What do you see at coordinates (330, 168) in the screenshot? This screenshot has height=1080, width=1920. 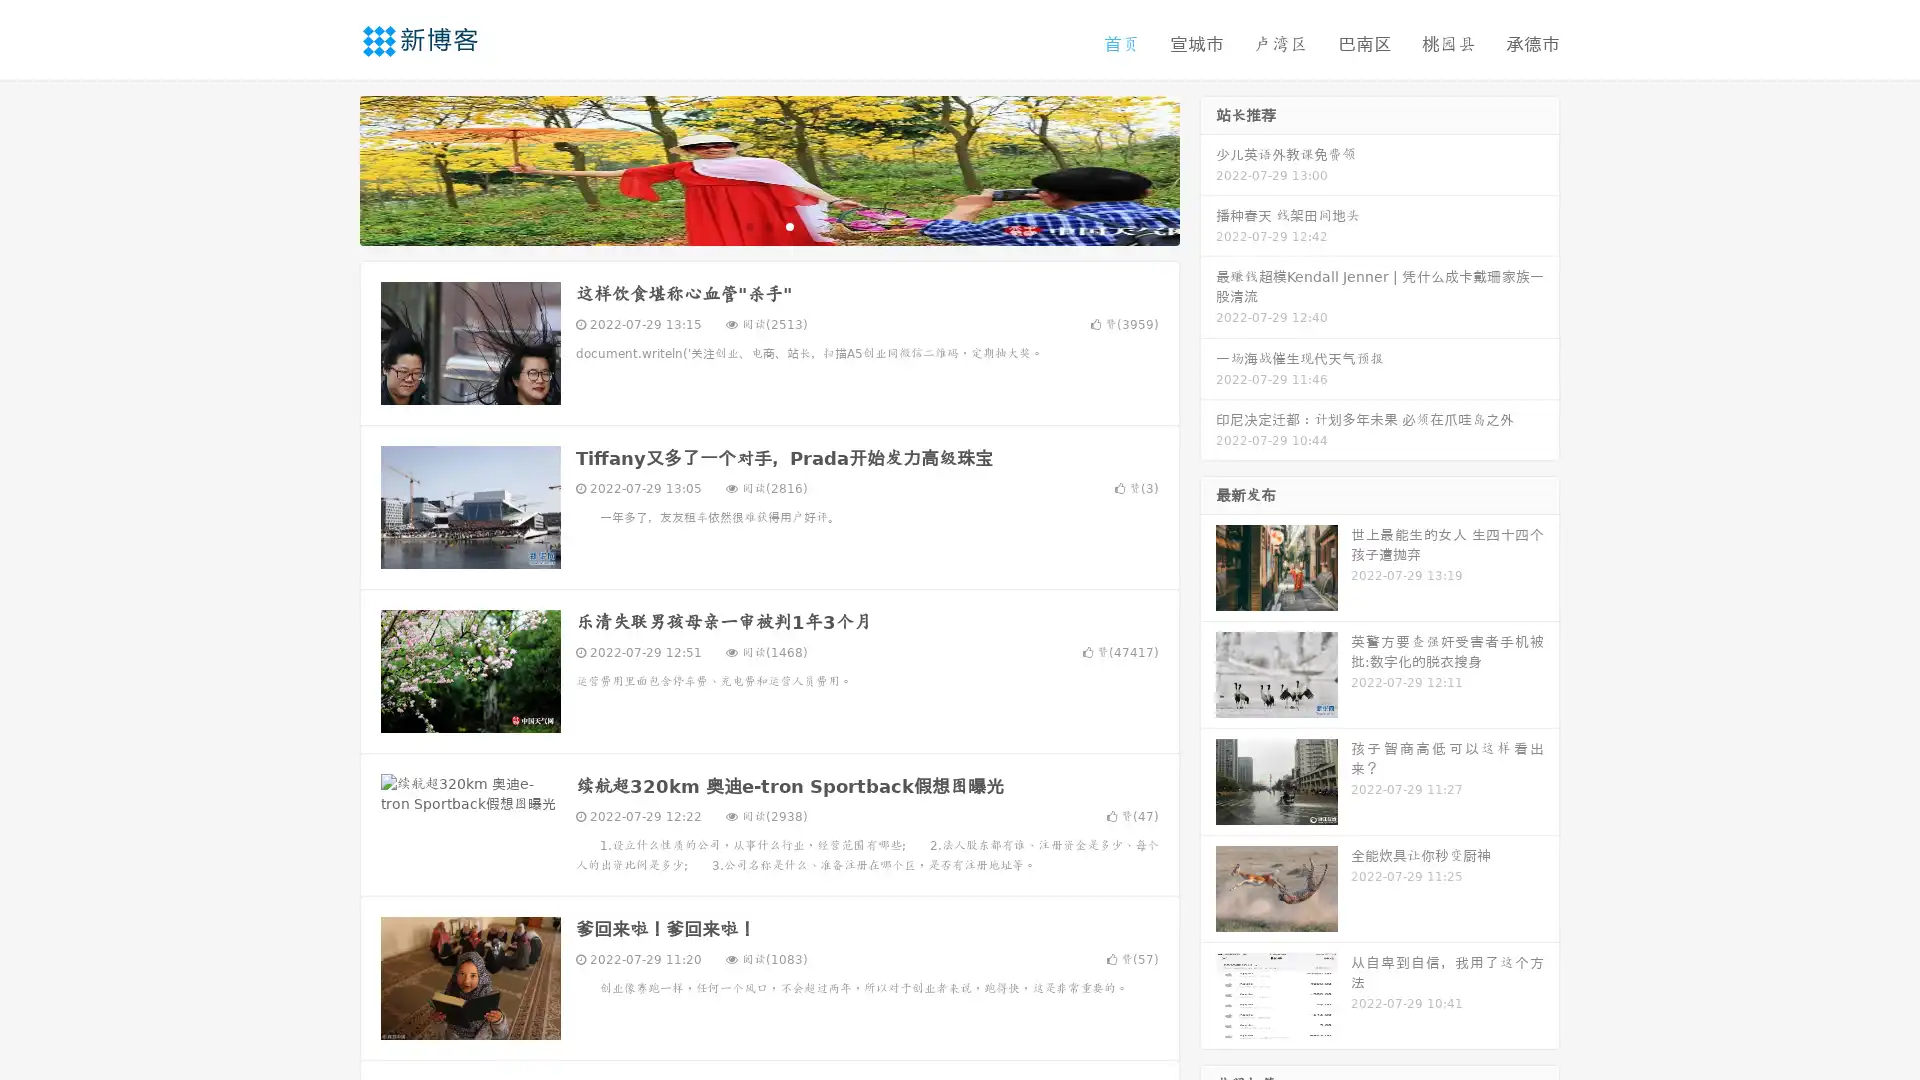 I see `Previous slide` at bounding box center [330, 168].